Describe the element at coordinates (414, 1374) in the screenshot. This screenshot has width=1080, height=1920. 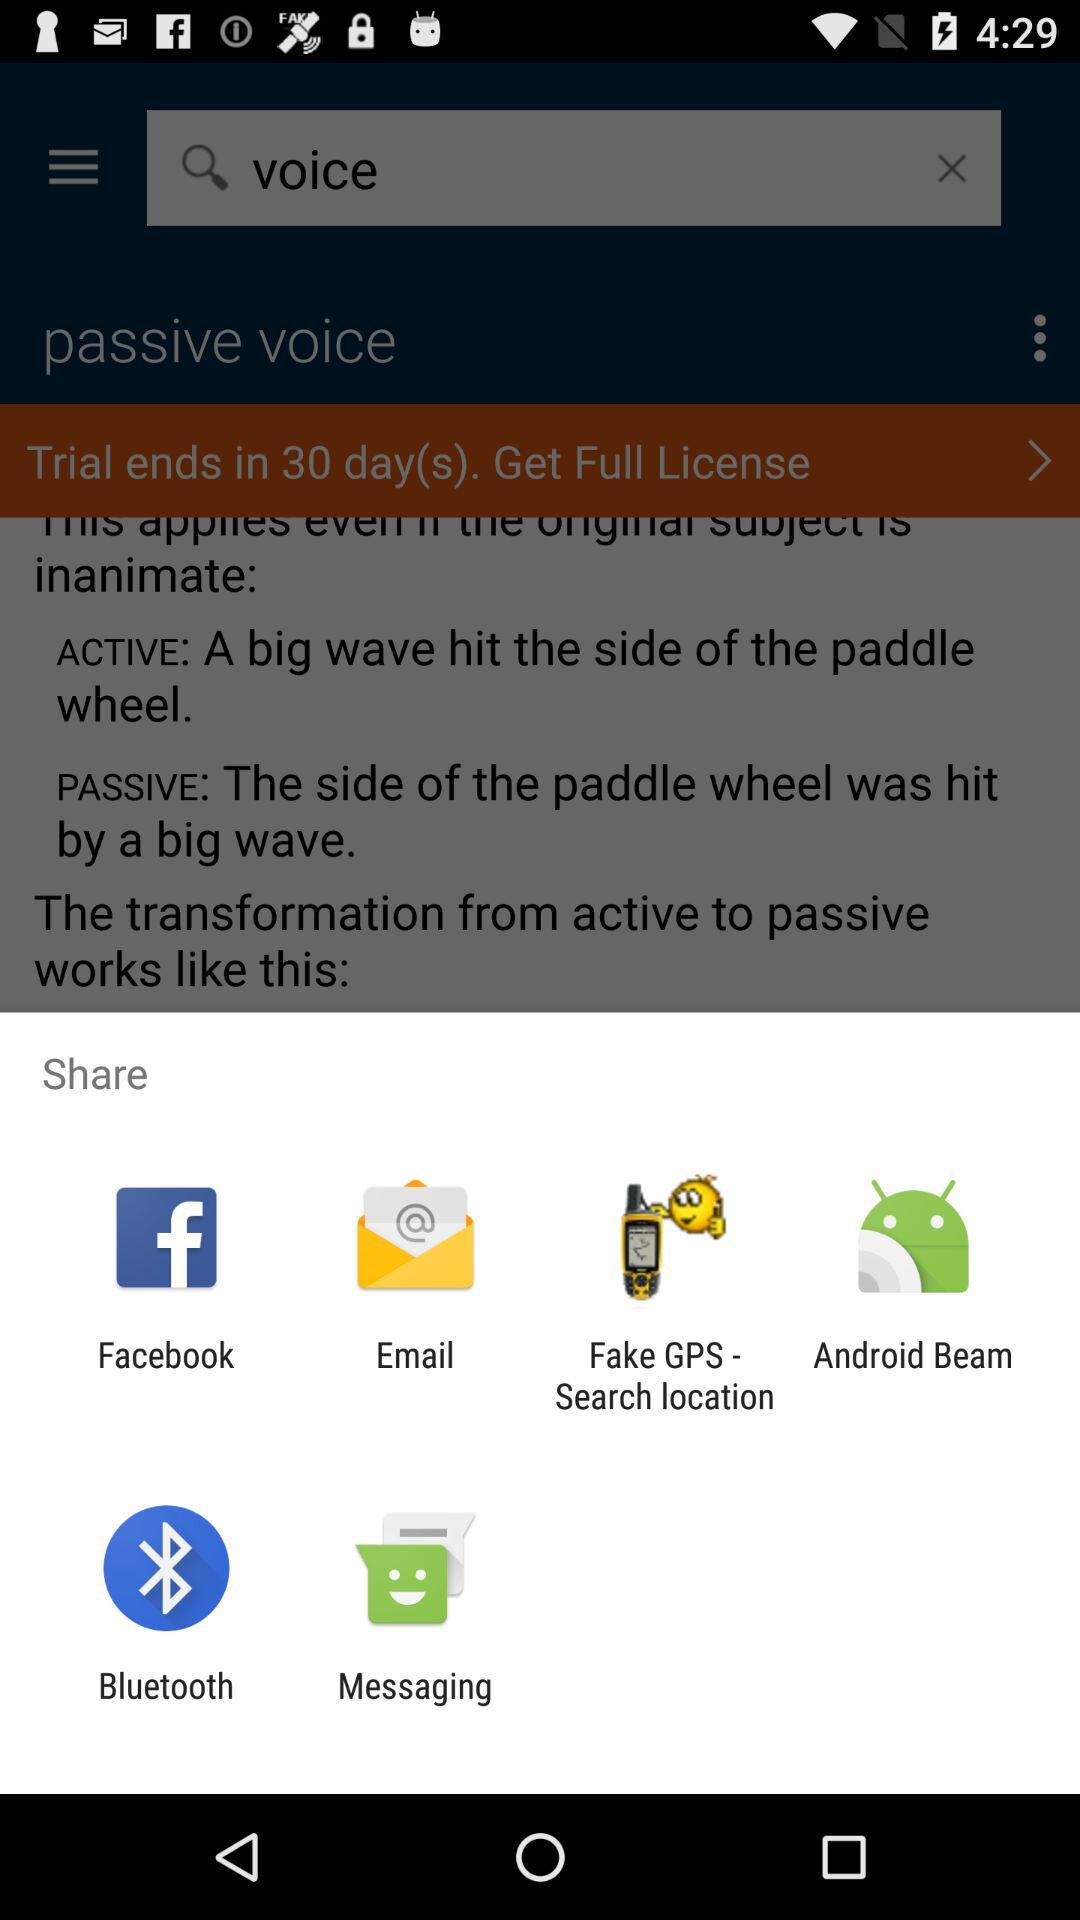
I see `the item next to facebook app` at that location.